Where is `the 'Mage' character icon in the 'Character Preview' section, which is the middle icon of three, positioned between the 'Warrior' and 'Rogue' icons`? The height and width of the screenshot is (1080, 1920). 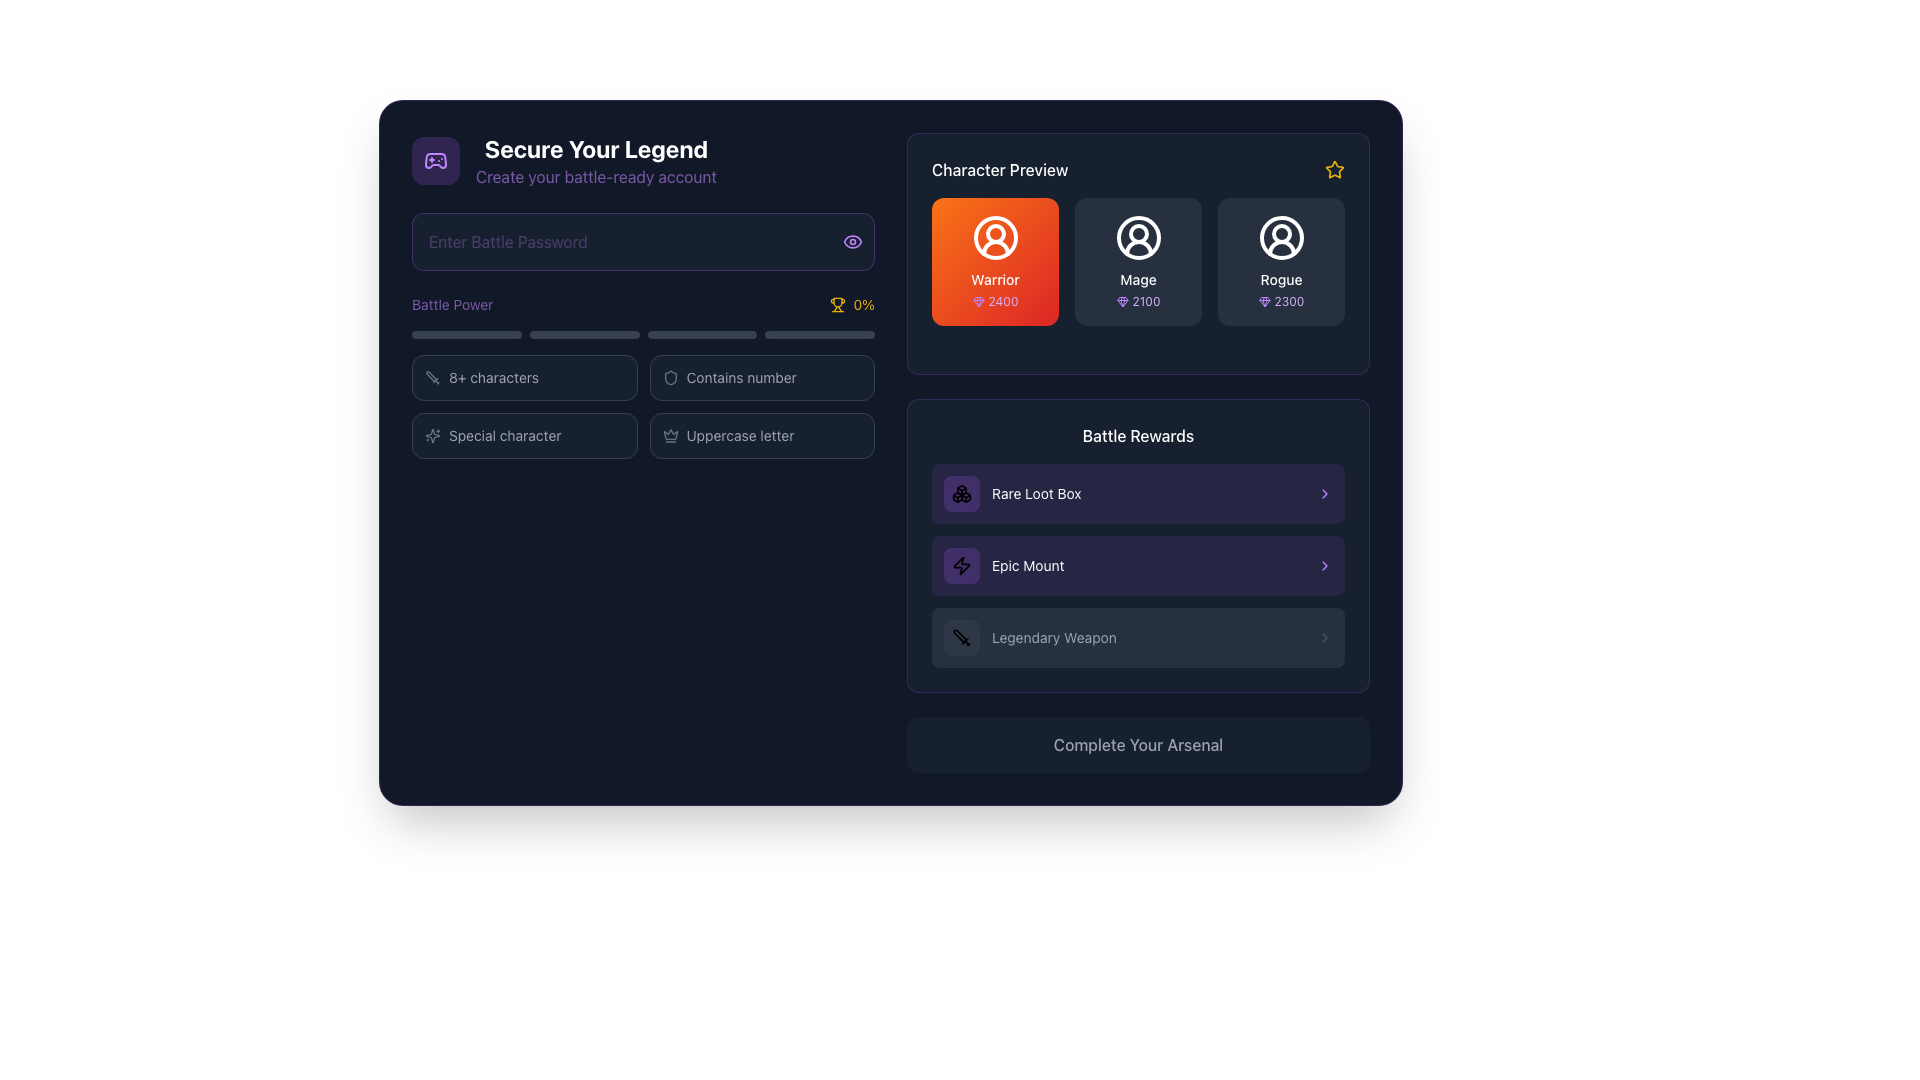
the 'Mage' character icon in the 'Character Preview' section, which is the middle icon of three, positioned between the 'Warrior' and 'Rogue' icons is located at coordinates (1138, 237).